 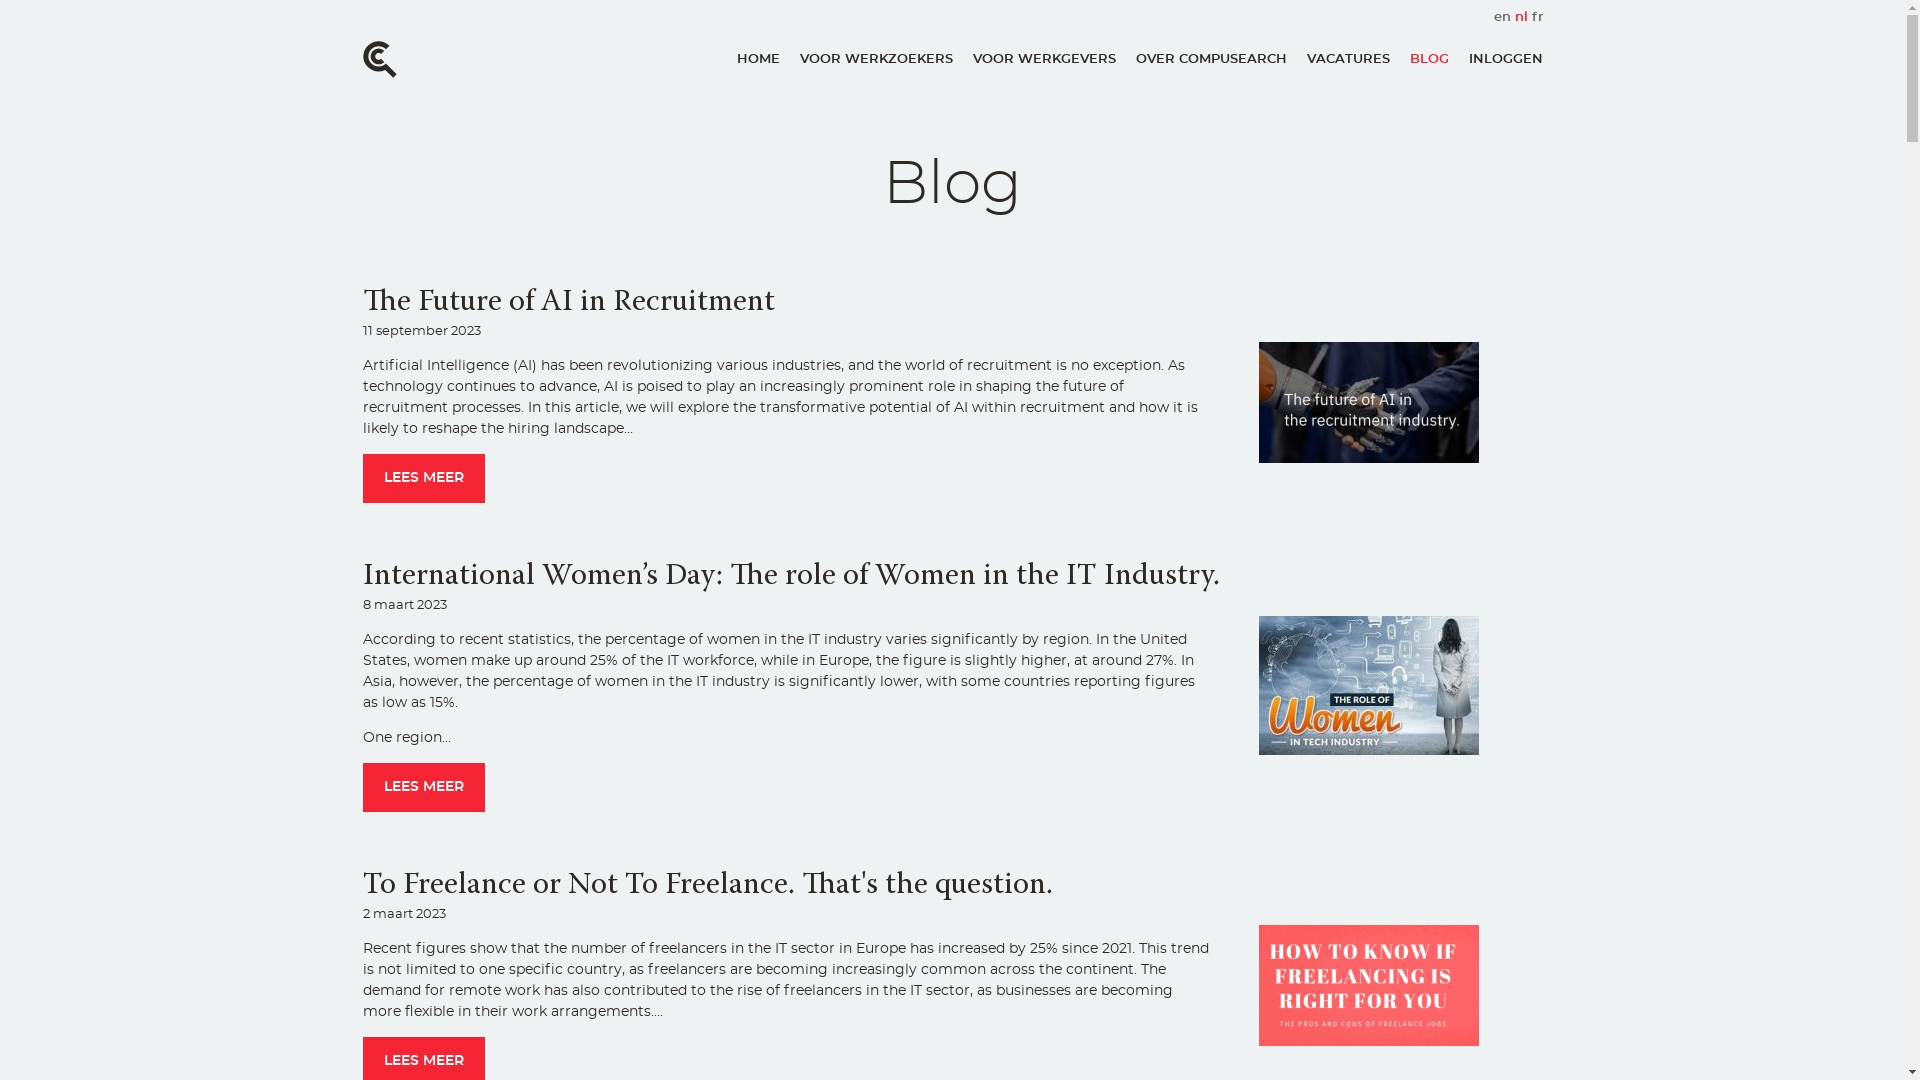 I want to click on 'VOOR WERKGEVERS', so click(x=1042, y=58).